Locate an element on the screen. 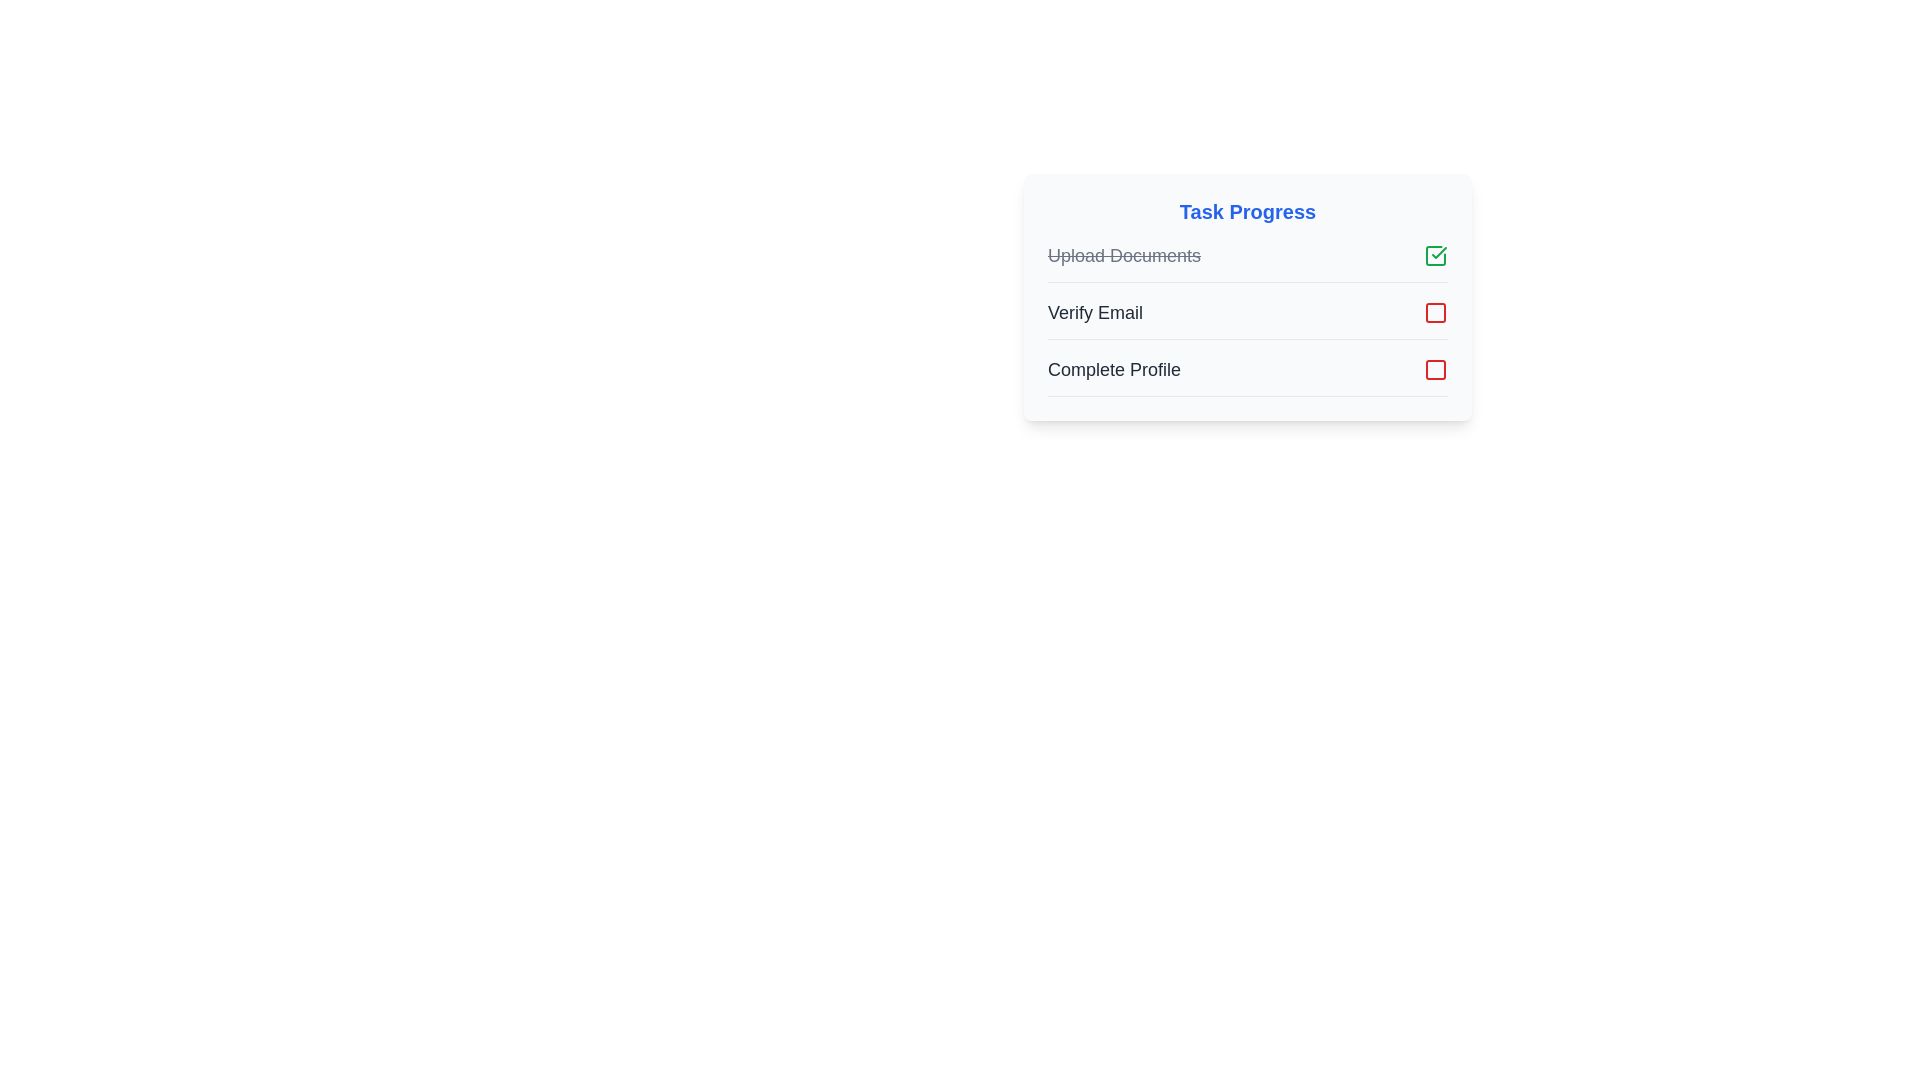 This screenshot has width=1920, height=1080. the green checkmark icon indicating completion for the 'Upload Documents' task under 'Task Progress' is located at coordinates (1438, 252).